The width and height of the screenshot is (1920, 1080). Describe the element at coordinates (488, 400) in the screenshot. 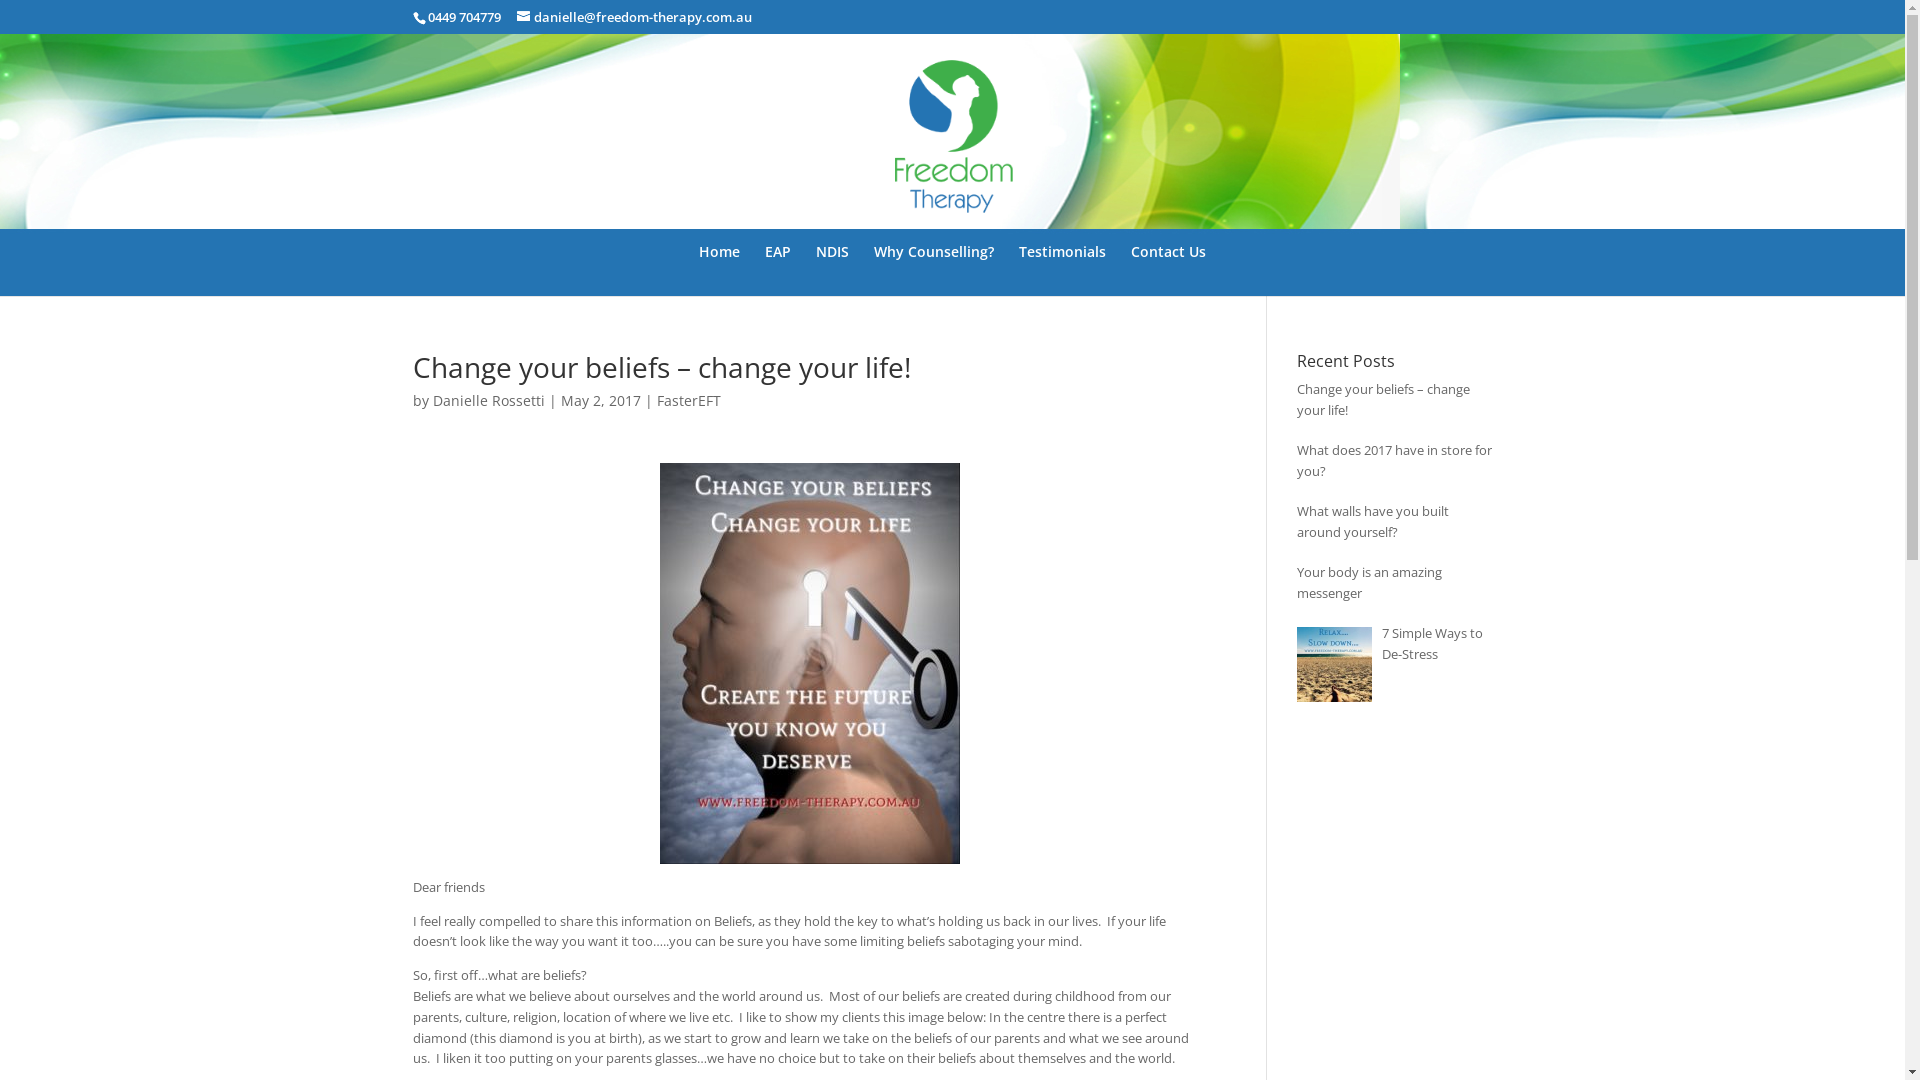

I see `'Danielle Rossetti'` at that location.